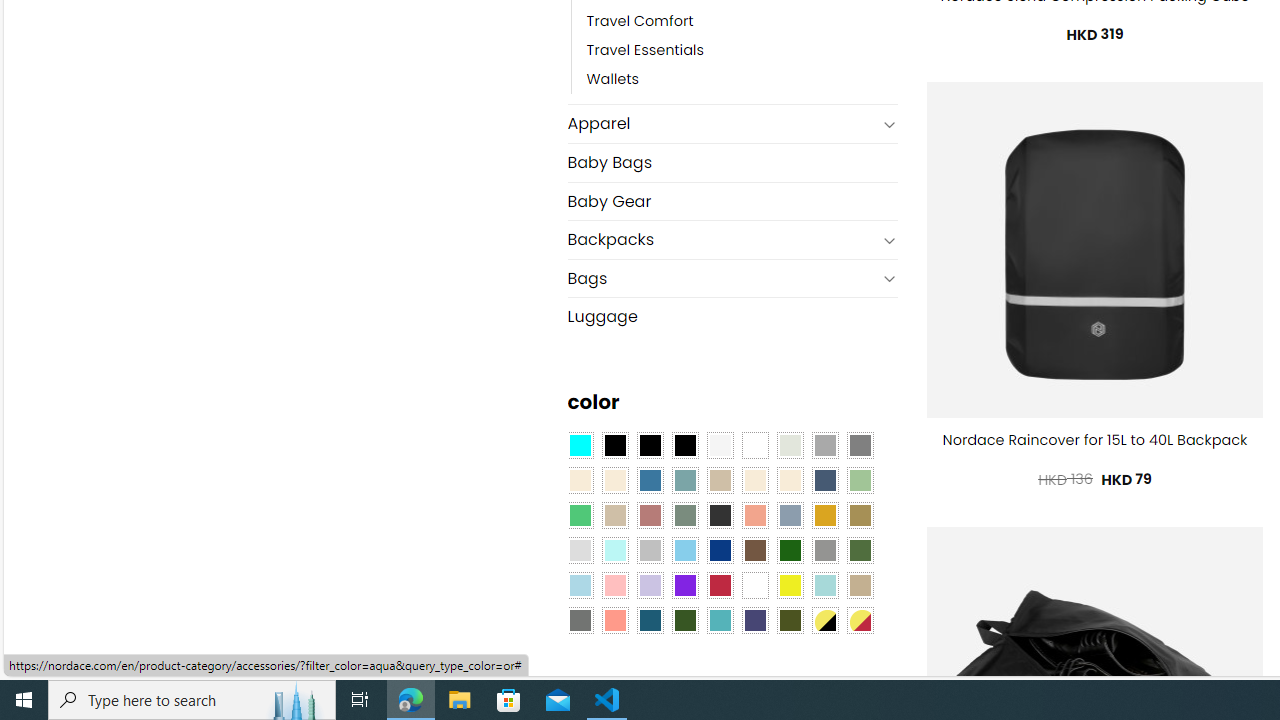 The height and width of the screenshot is (720, 1280). I want to click on 'Purple', so click(684, 585).